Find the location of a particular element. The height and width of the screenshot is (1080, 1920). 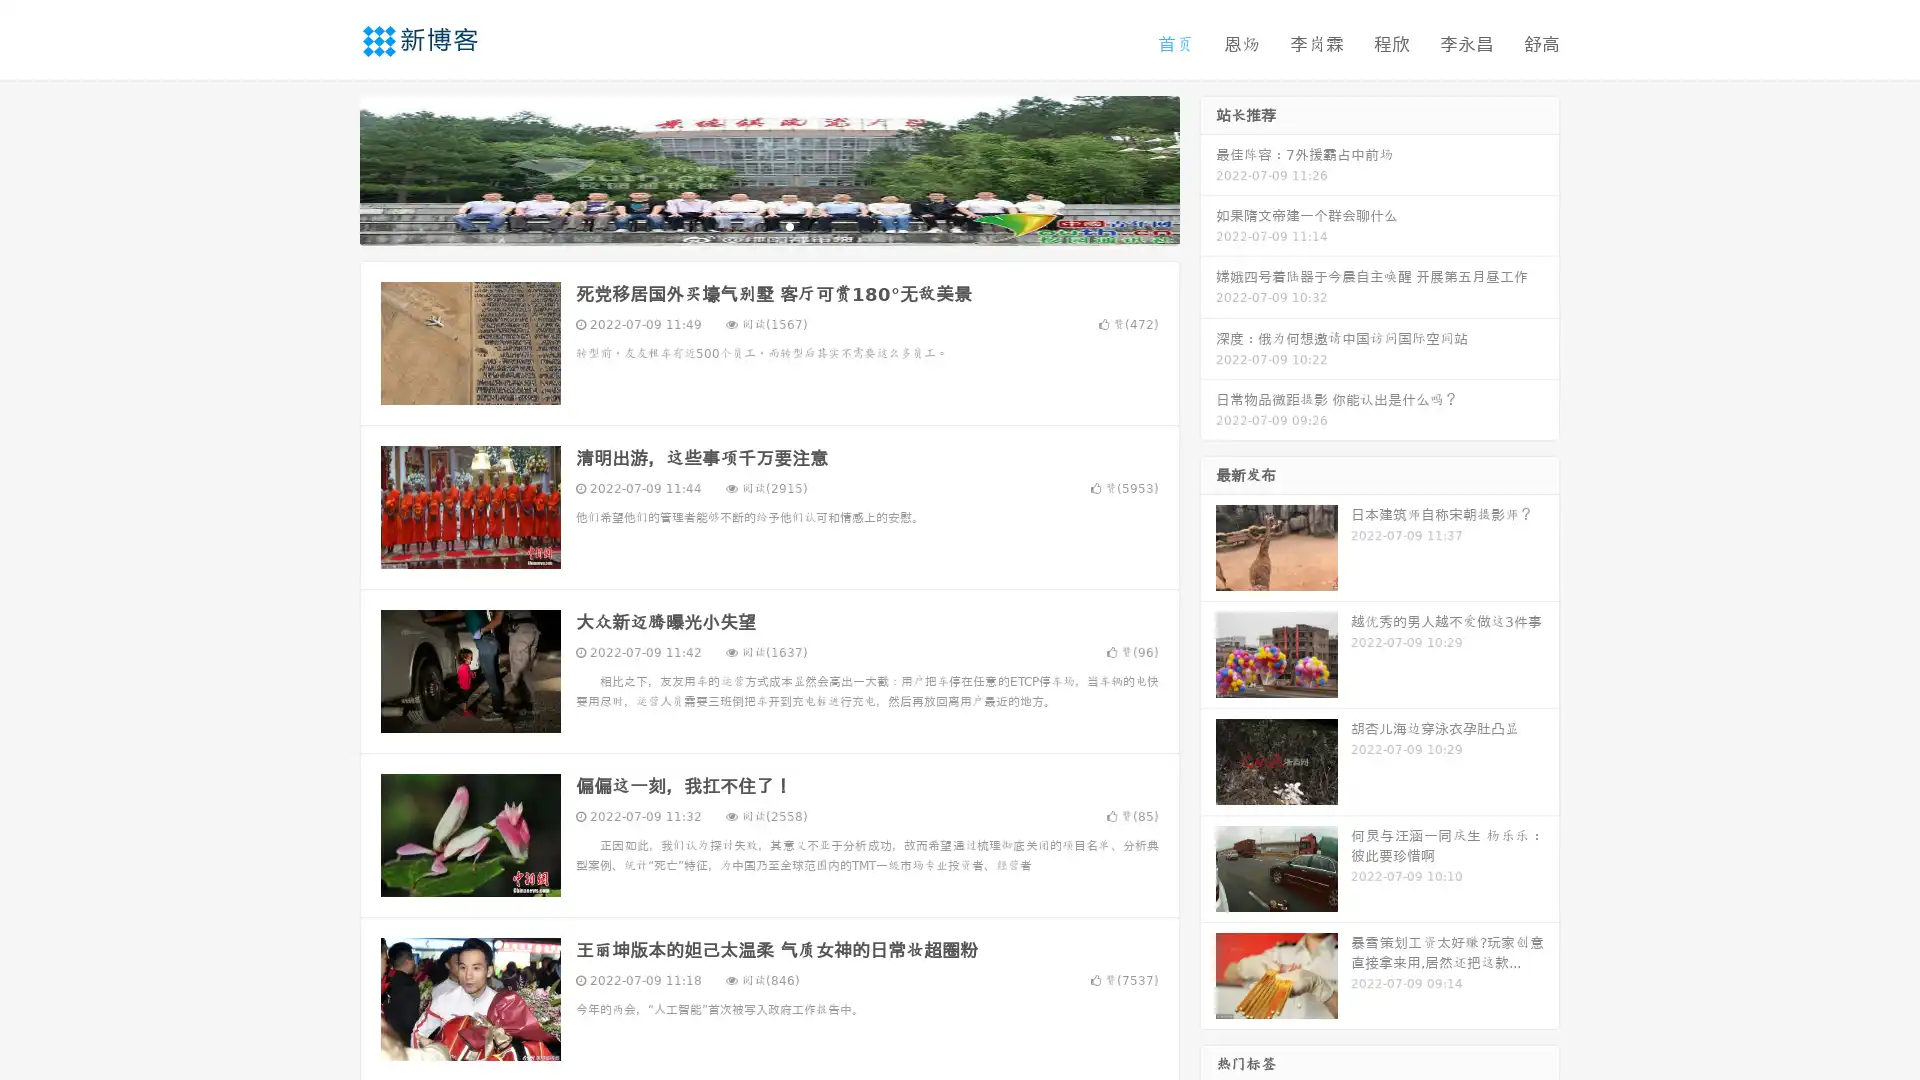

Next slide is located at coordinates (1208, 168).